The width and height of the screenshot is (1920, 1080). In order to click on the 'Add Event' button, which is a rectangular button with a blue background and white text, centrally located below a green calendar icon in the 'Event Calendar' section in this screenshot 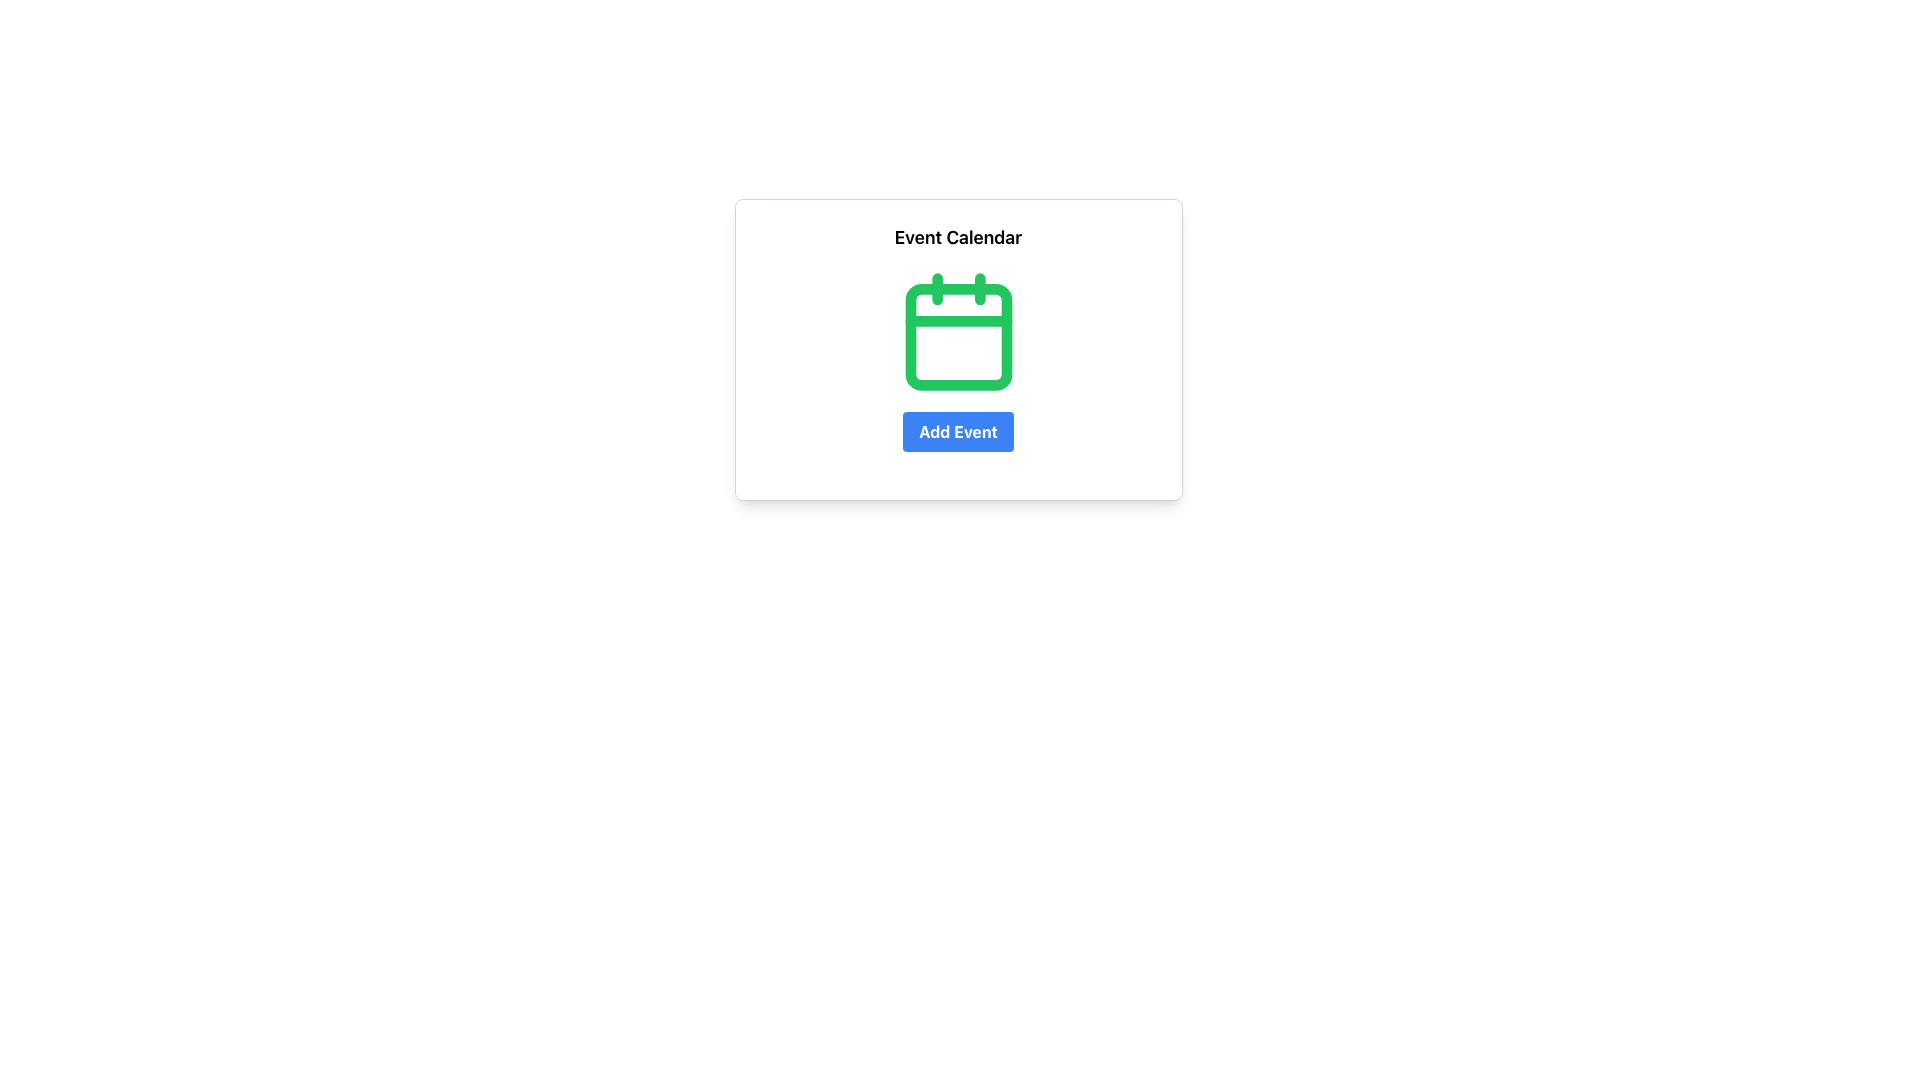, I will do `click(957, 431)`.